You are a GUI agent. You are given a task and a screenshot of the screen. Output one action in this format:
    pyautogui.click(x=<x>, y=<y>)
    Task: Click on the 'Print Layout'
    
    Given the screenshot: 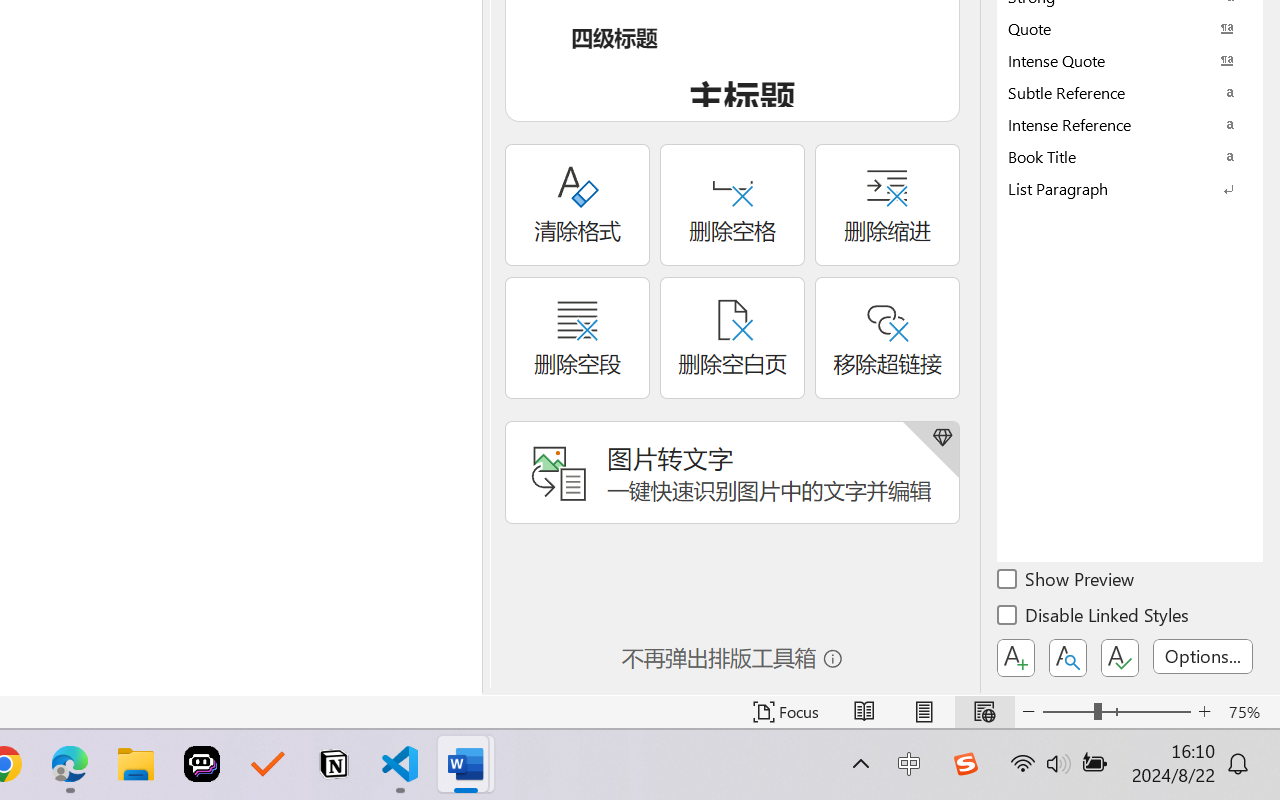 What is the action you would take?
    pyautogui.click(x=923, y=711)
    